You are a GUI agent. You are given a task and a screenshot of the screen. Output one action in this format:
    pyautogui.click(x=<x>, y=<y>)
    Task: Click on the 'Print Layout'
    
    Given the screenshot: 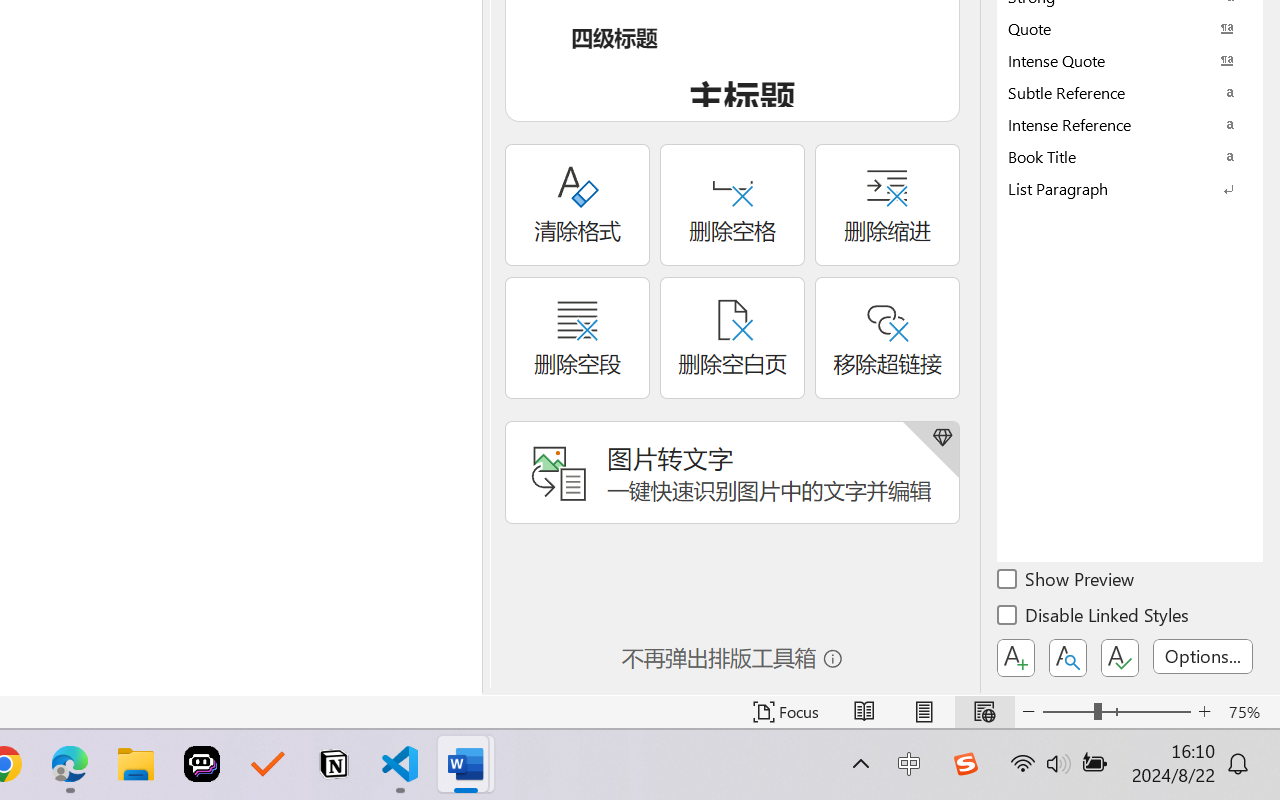 What is the action you would take?
    pyautogui.click(x=923, y=711)
    